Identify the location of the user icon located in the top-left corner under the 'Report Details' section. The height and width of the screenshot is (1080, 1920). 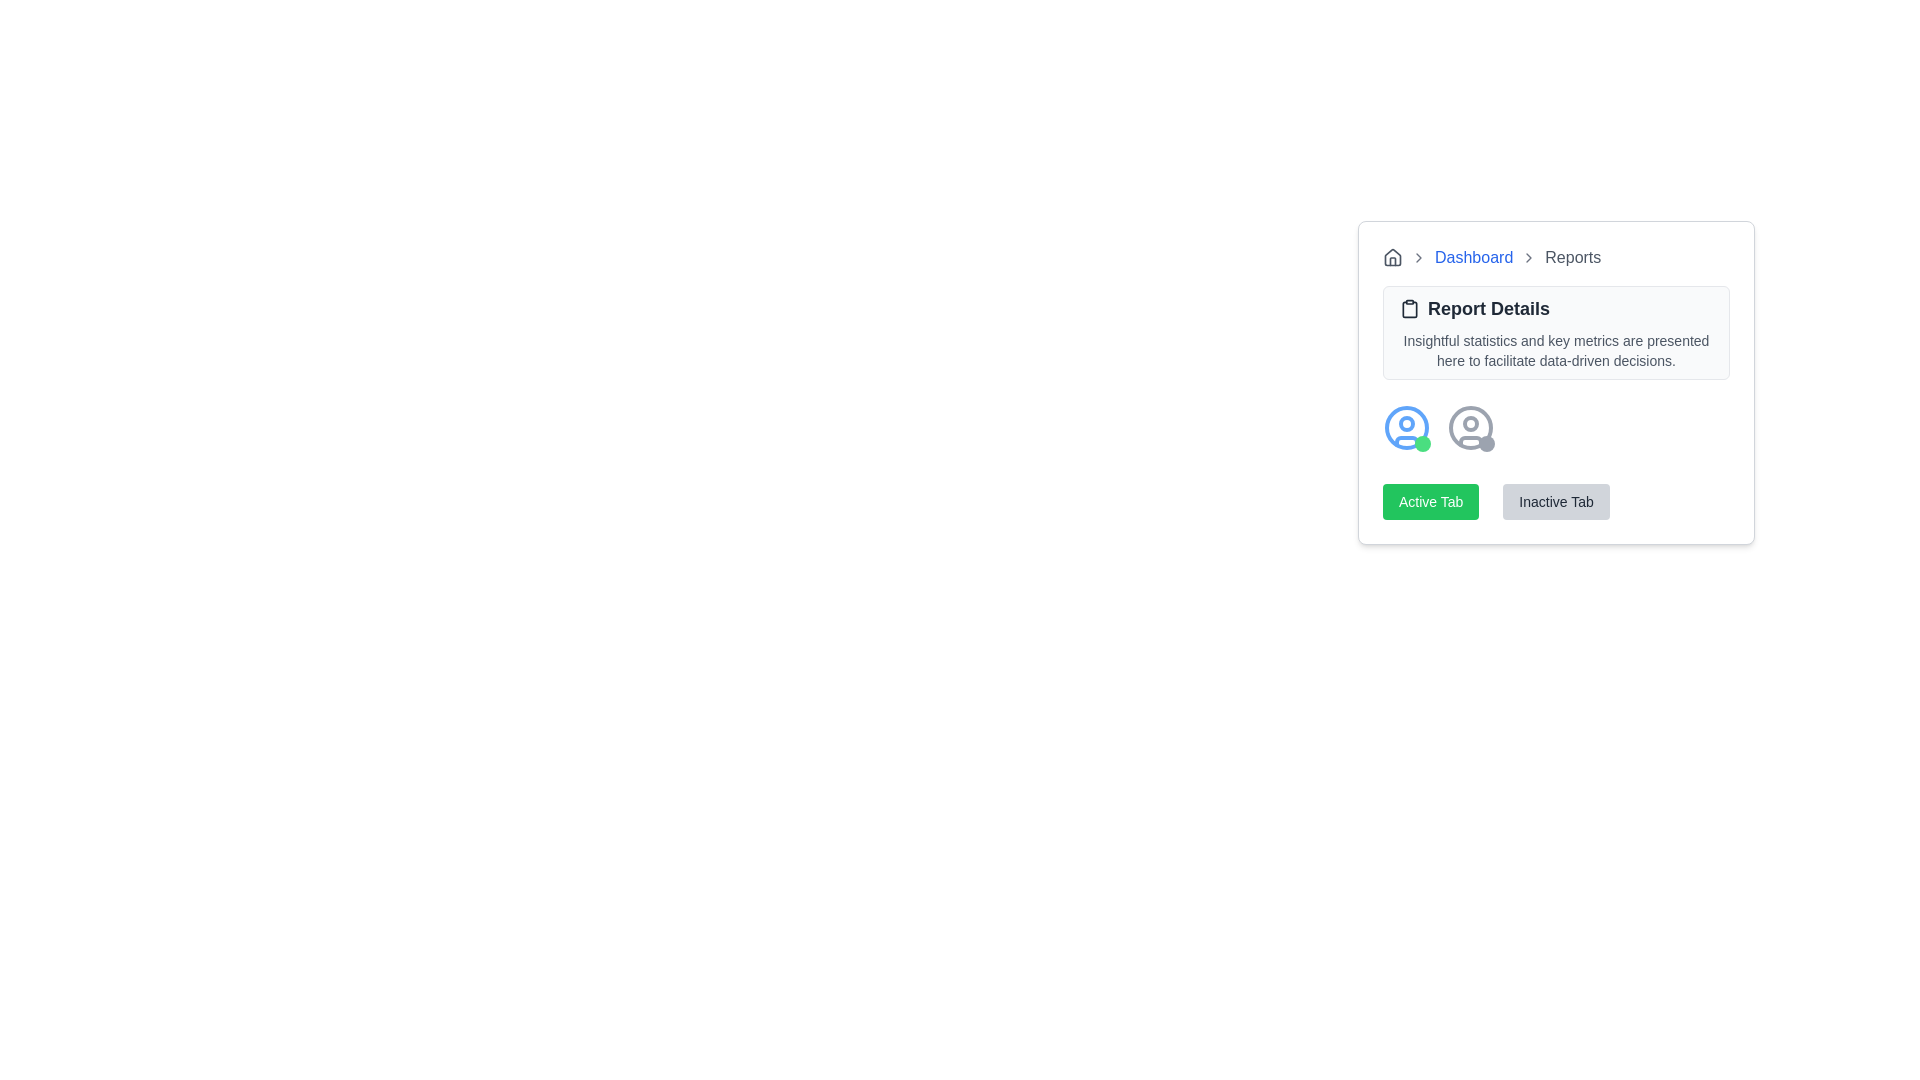
(1405, 427).